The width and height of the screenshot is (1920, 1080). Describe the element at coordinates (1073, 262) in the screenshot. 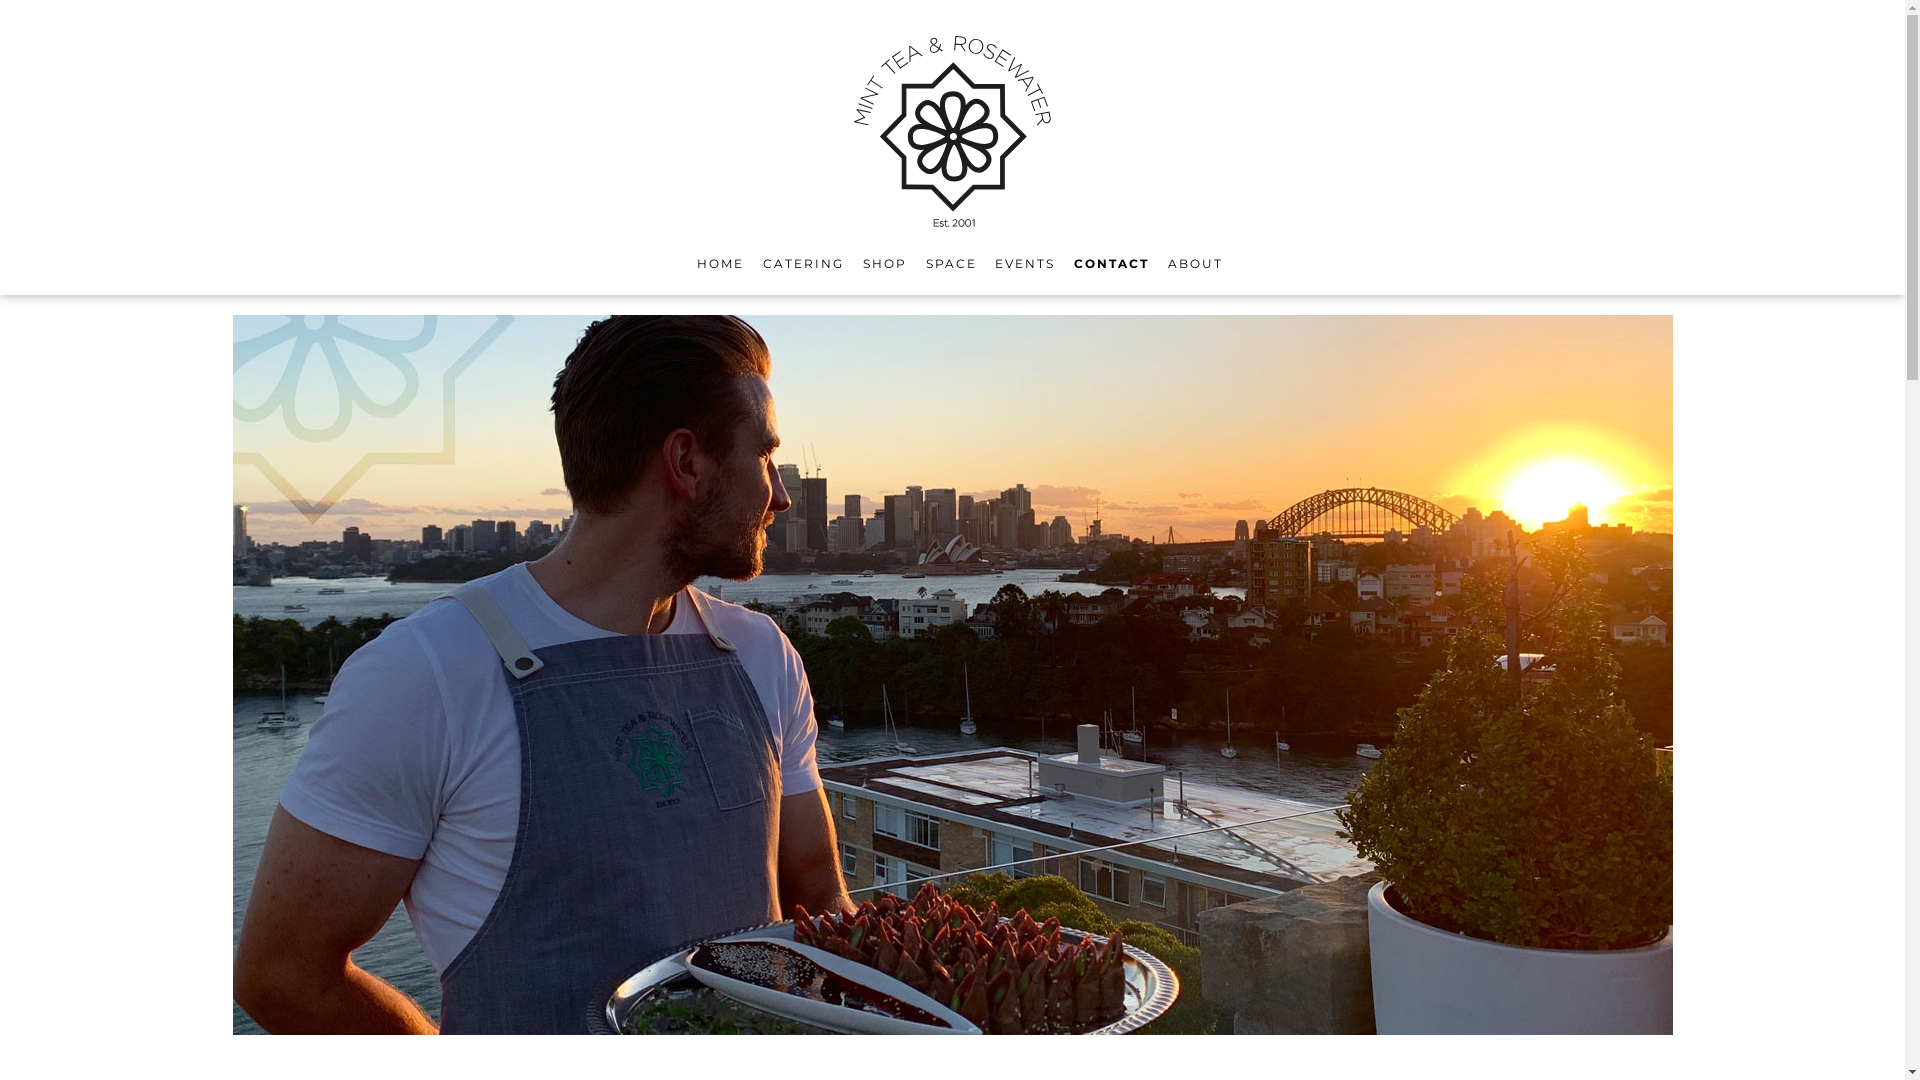

I see `'CONTACT'` at that location.